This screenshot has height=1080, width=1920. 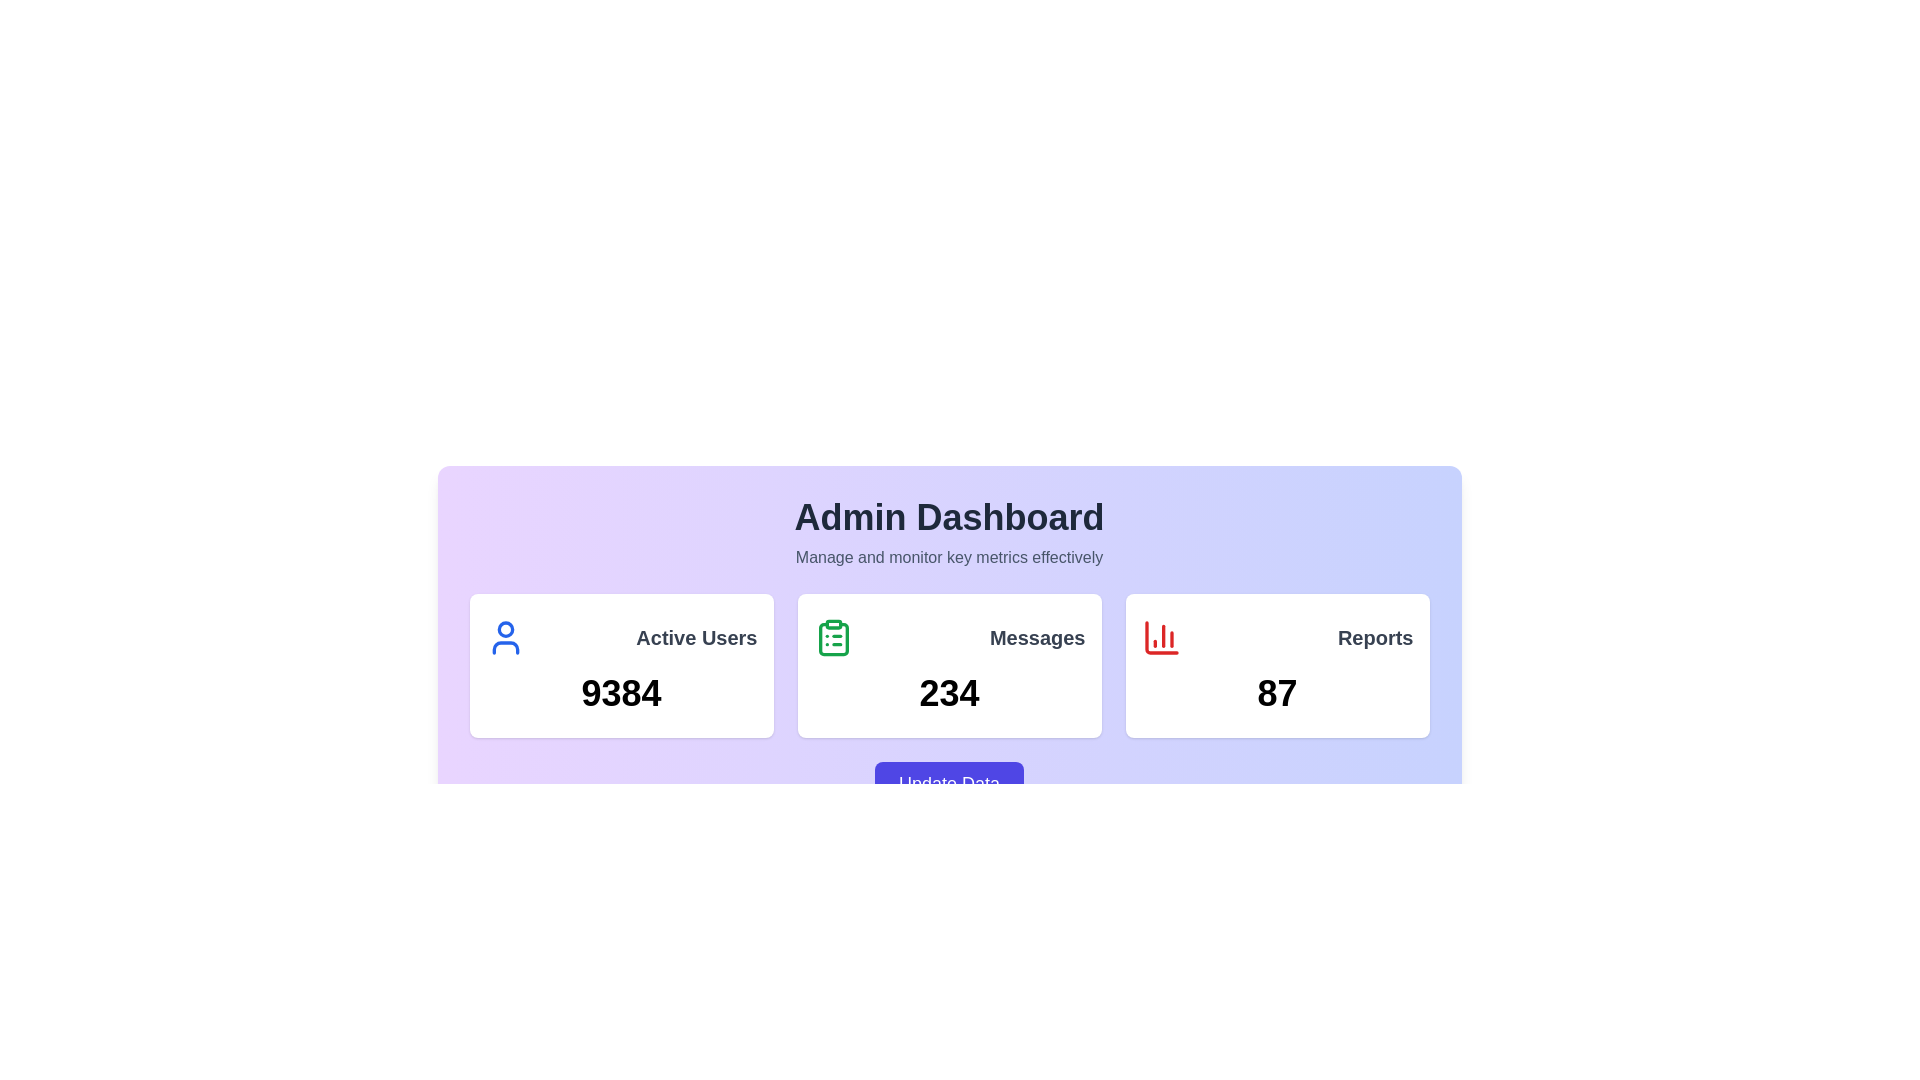 What do you see at coordinates (948, 782) in the screenshot?
I see `the button located at the bottom center of the dashboard to enable keyboard interaction` at bounding box center [948, 782].